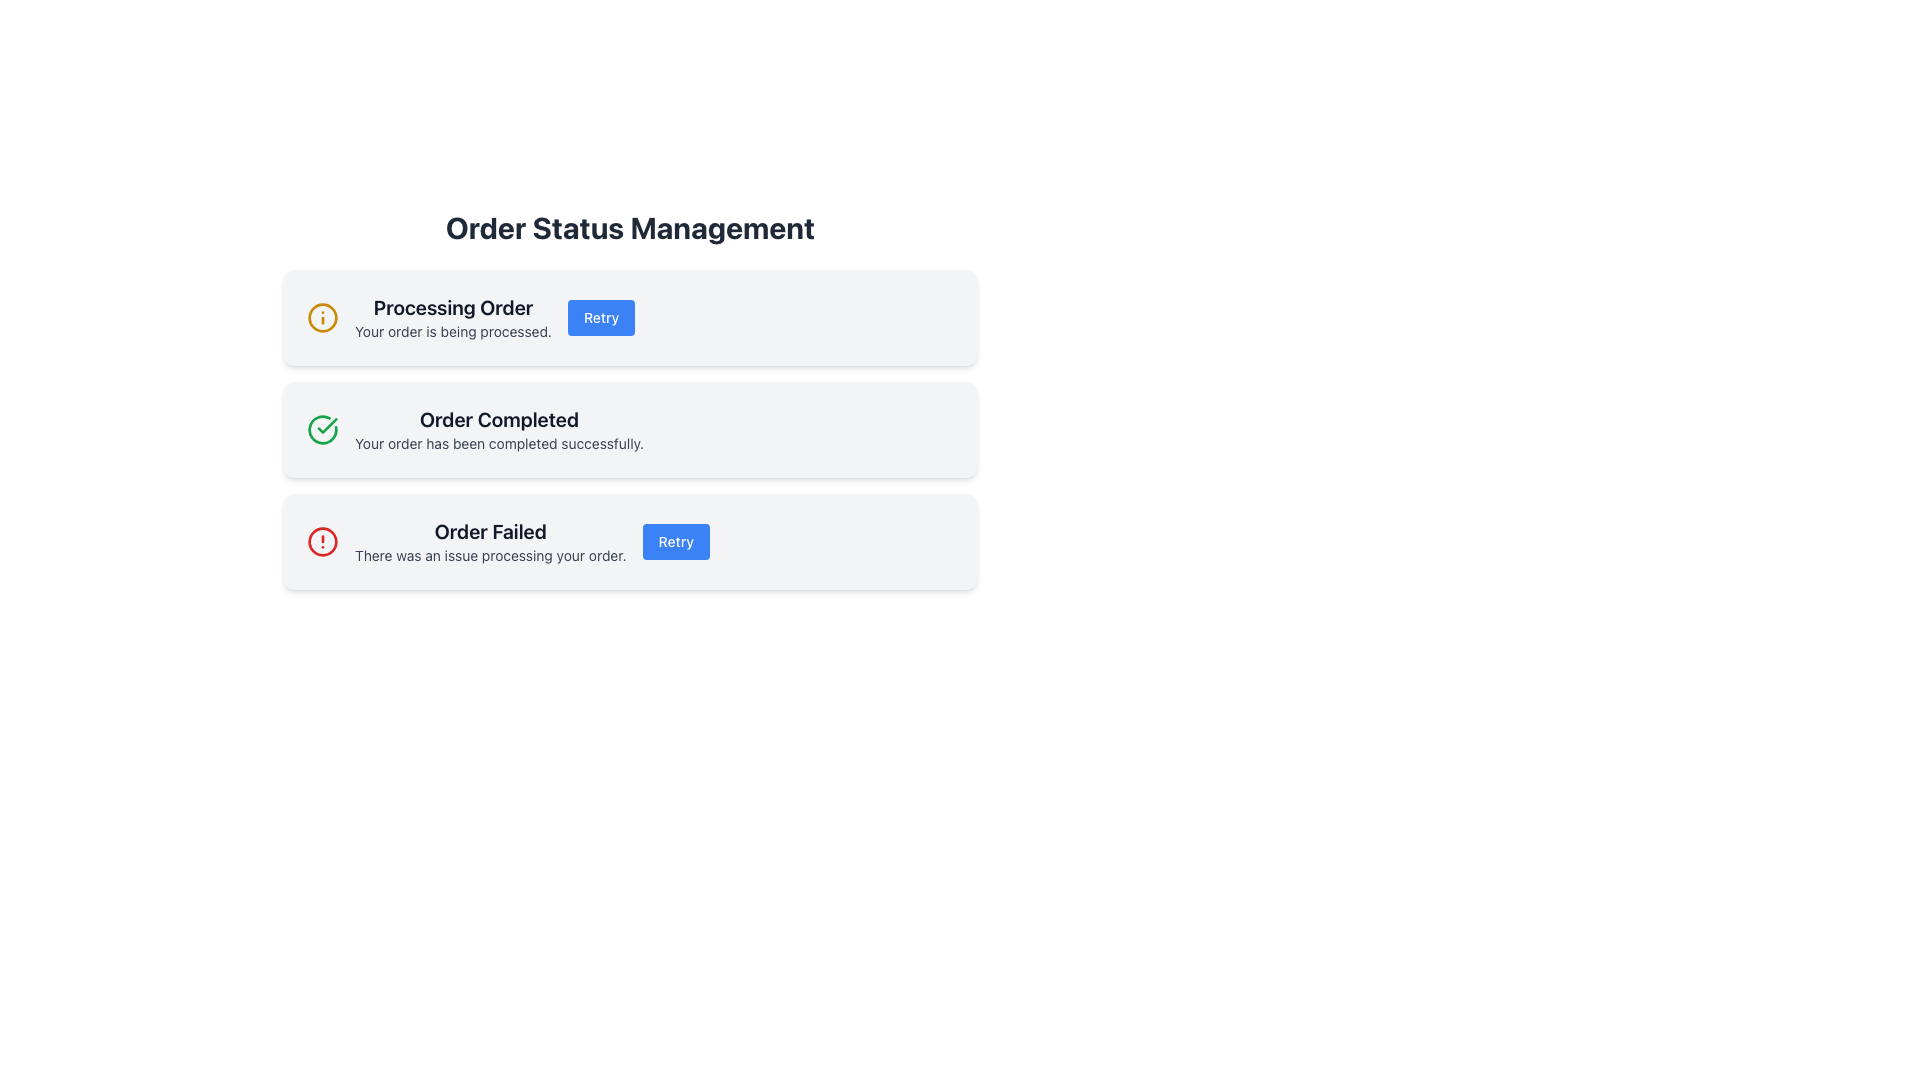  What do you see at coordinates (629, 428) in the screenshot?
I see `the Notification box that confirms the successful completion of an order, which is the second in a vertical list of three notifications` at bounding box center [629, 428].